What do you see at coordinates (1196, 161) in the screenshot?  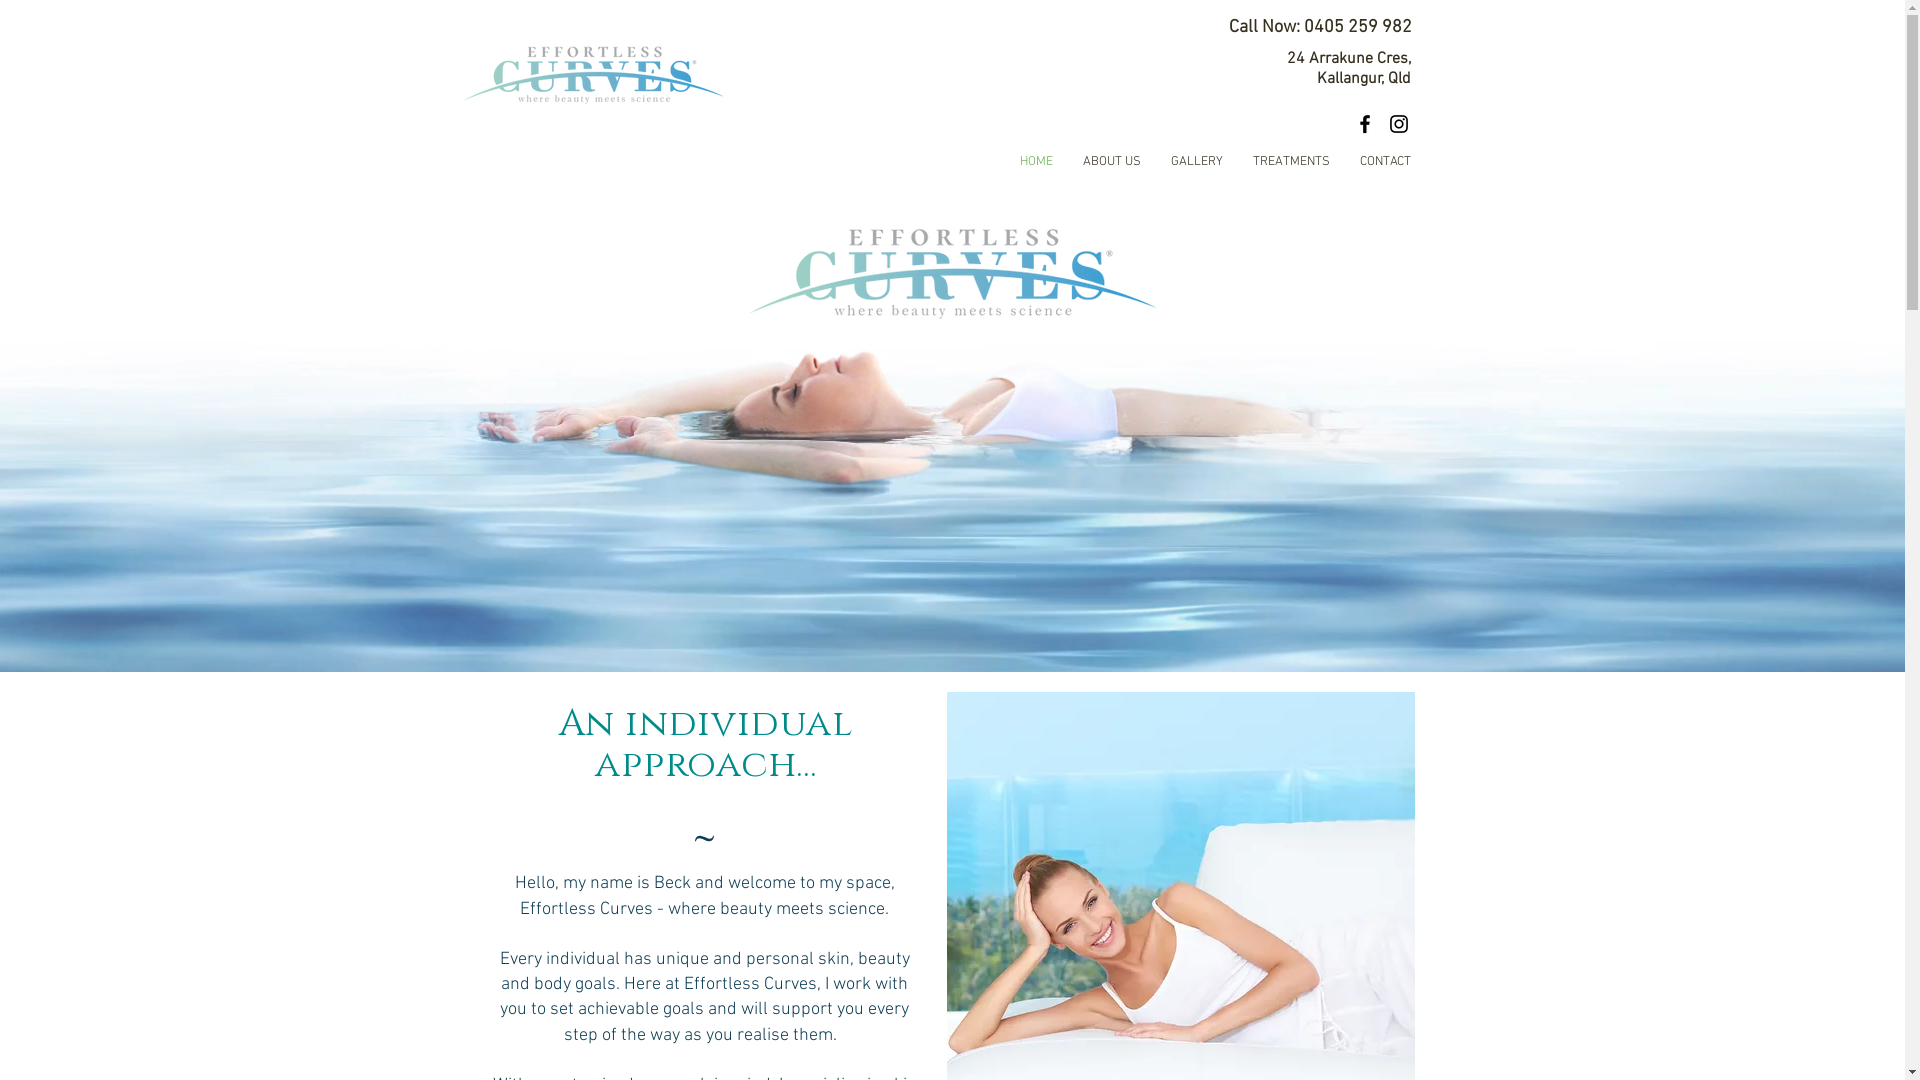 I see `'GALLERY'` at bounding box center [1196, 161].